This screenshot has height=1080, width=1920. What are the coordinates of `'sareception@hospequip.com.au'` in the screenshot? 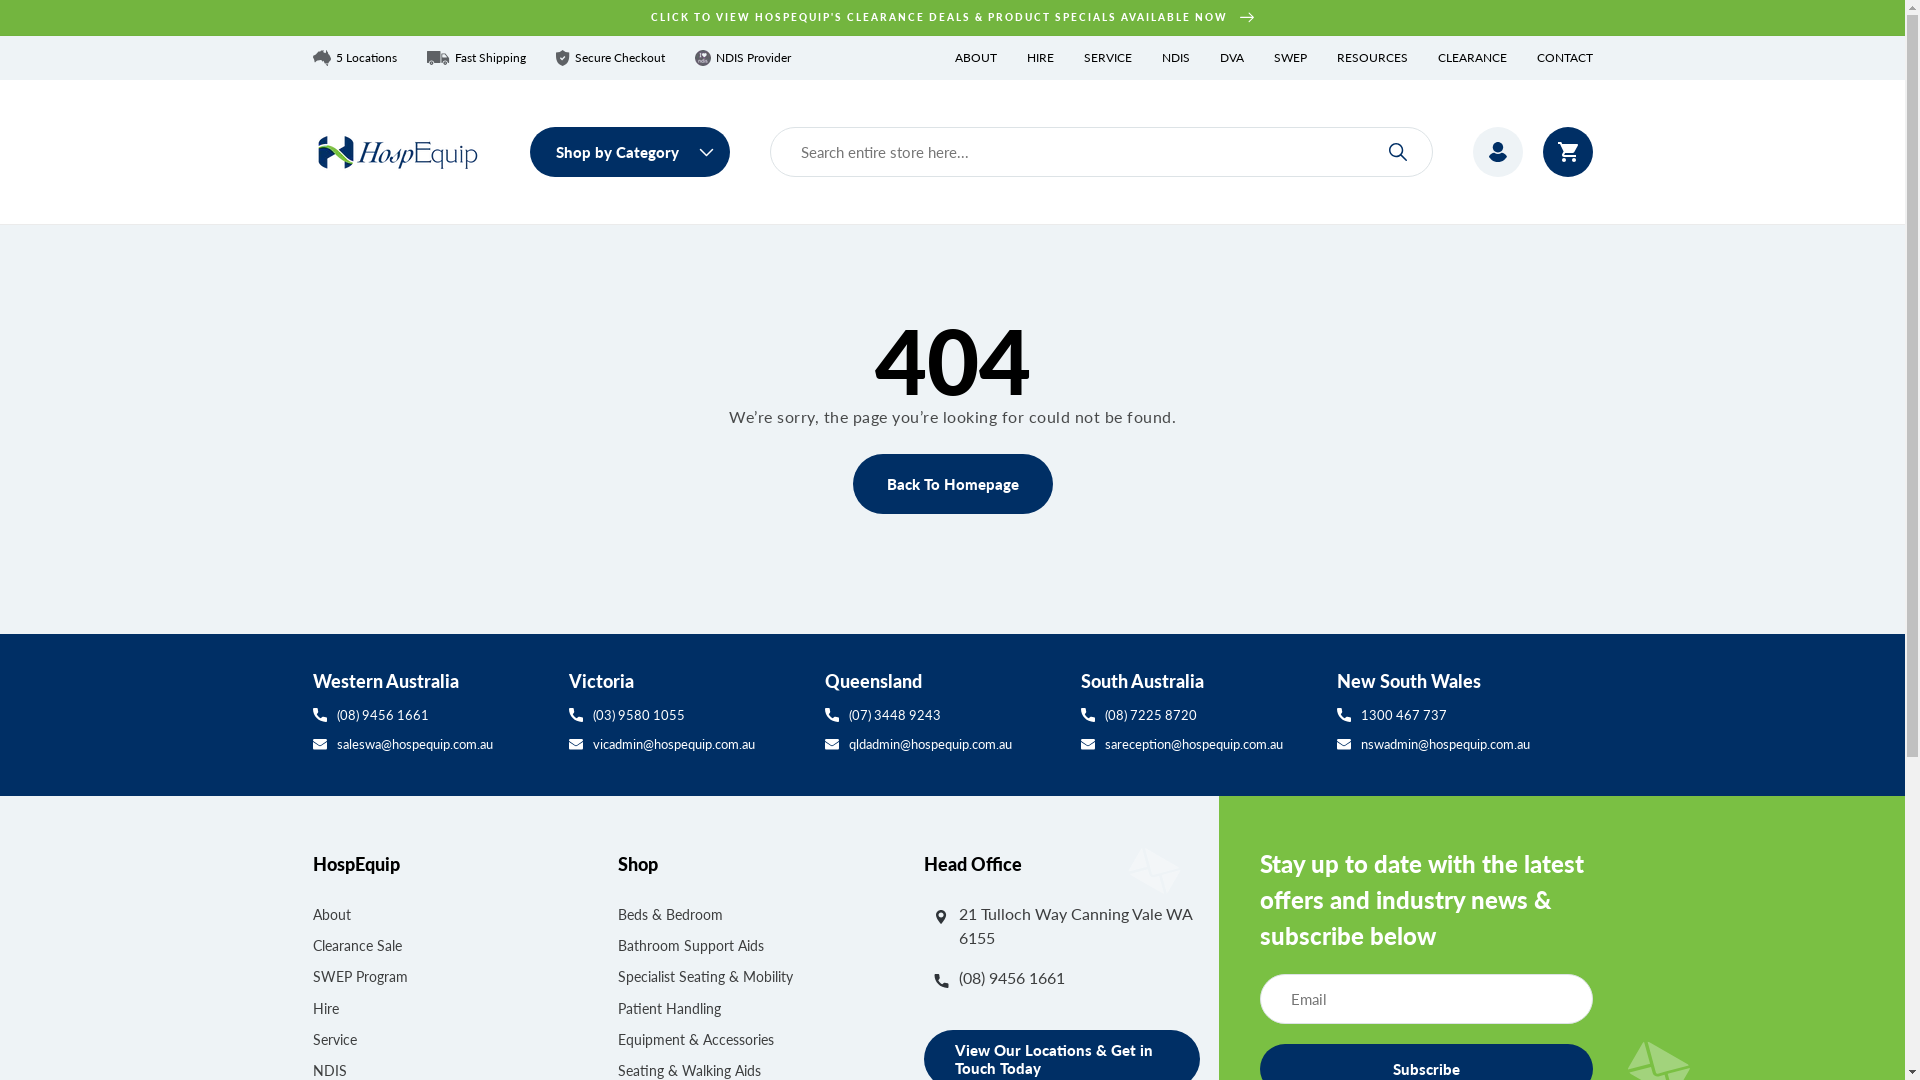 It's located at (1198, 744).